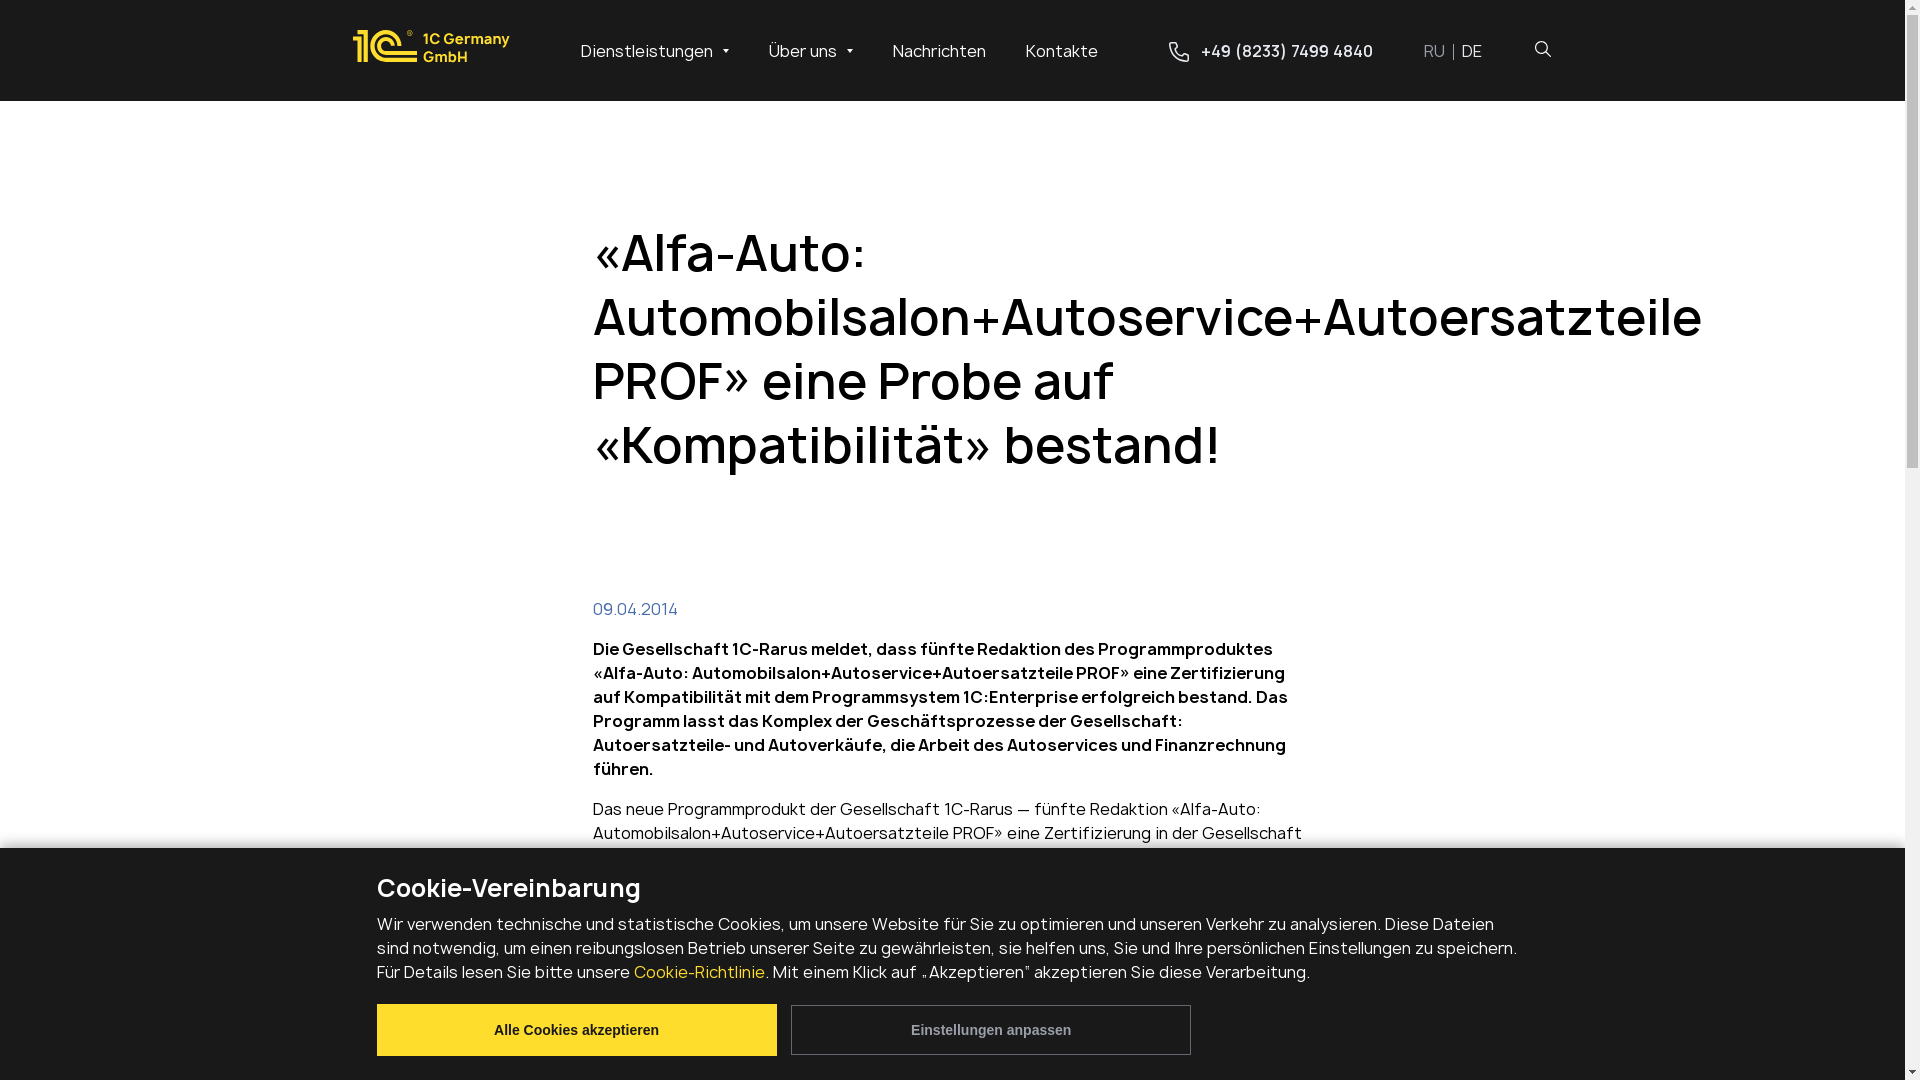 The height and width of the screenshot is (1080, 1920). I want to click on 'Alle Cookies akzeptieren', so click(575, 1029).